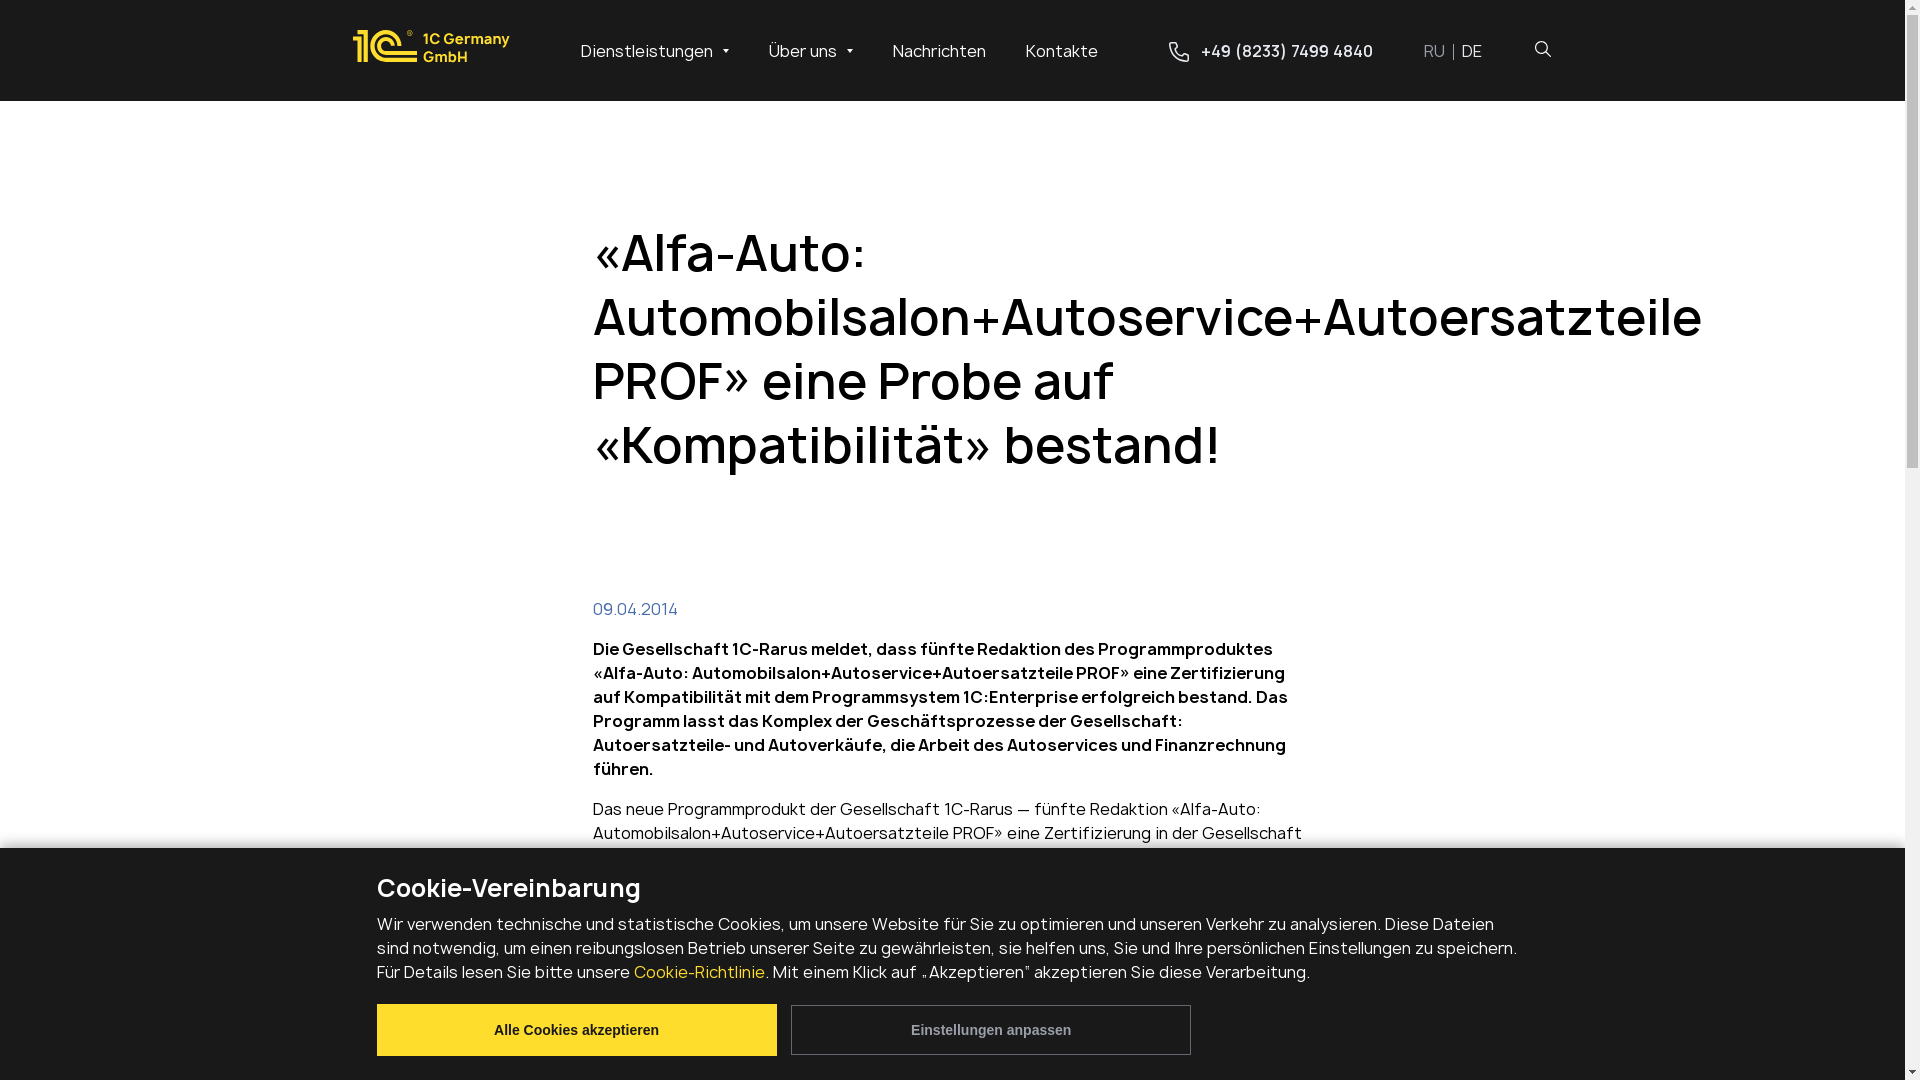 The height and width of the screenshot is (1080, 1920). I want to click on 'Alle Cookies akzeptieren', so click(575, 1029).